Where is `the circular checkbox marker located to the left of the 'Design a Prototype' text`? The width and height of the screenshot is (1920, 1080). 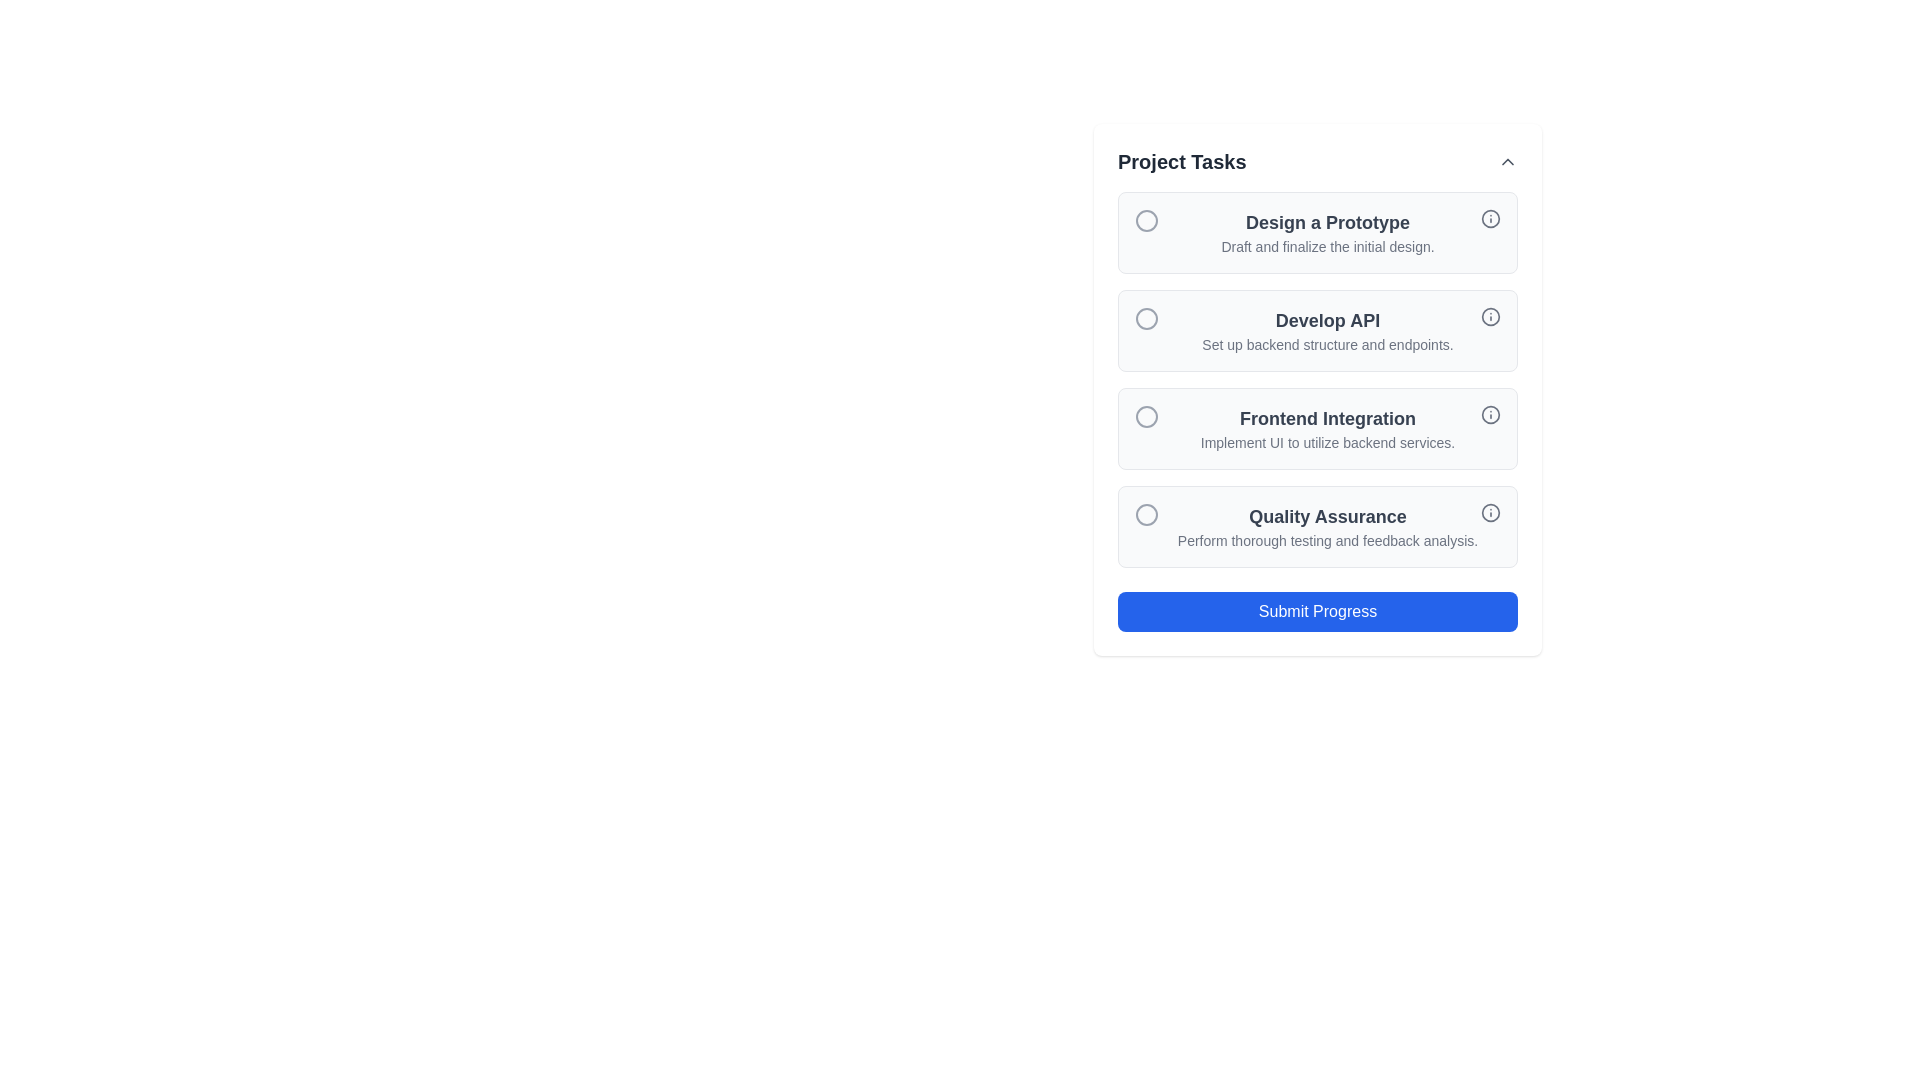 the circular checkbox marker located to the left of the 'Design a Prototype' text is located at coordinates (1147, 220).